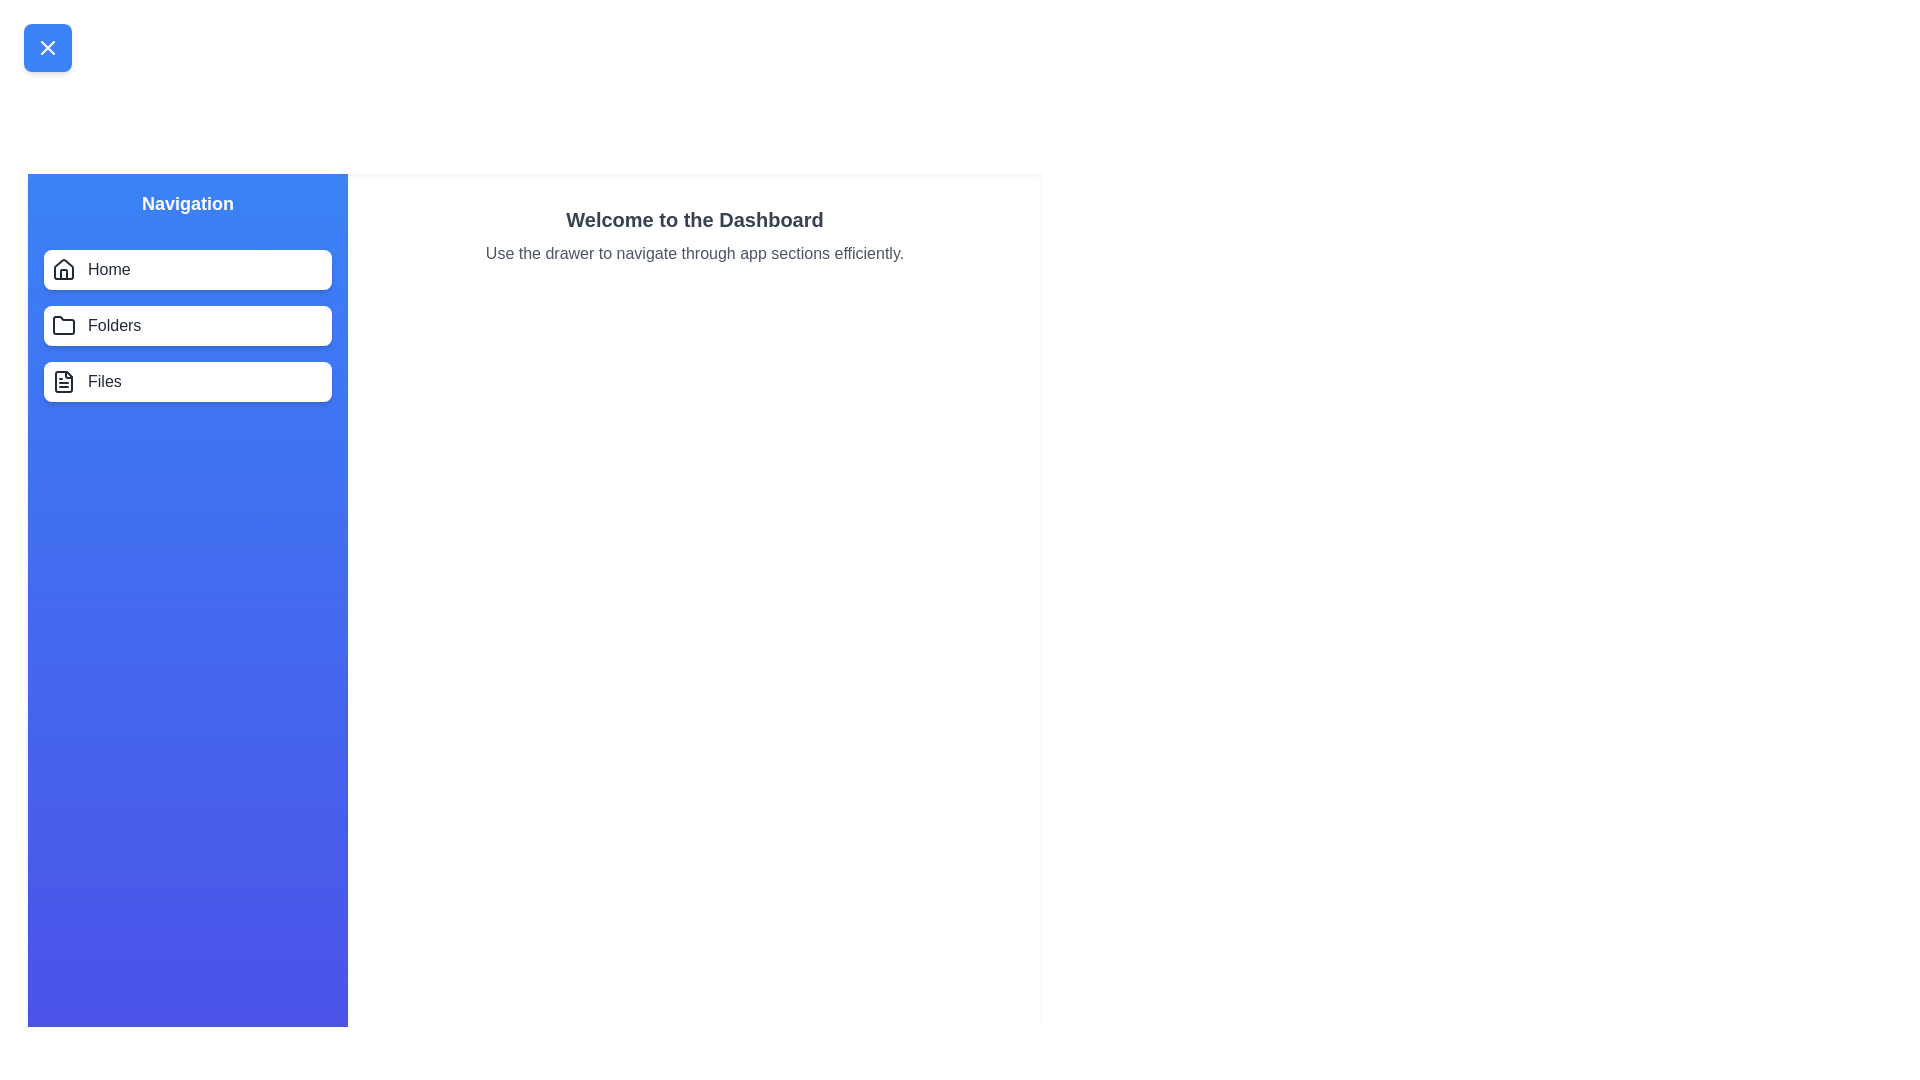 The image size is (1920, 1080). I want to click on the navigation item Folders in the drawer, so click(187, 325).